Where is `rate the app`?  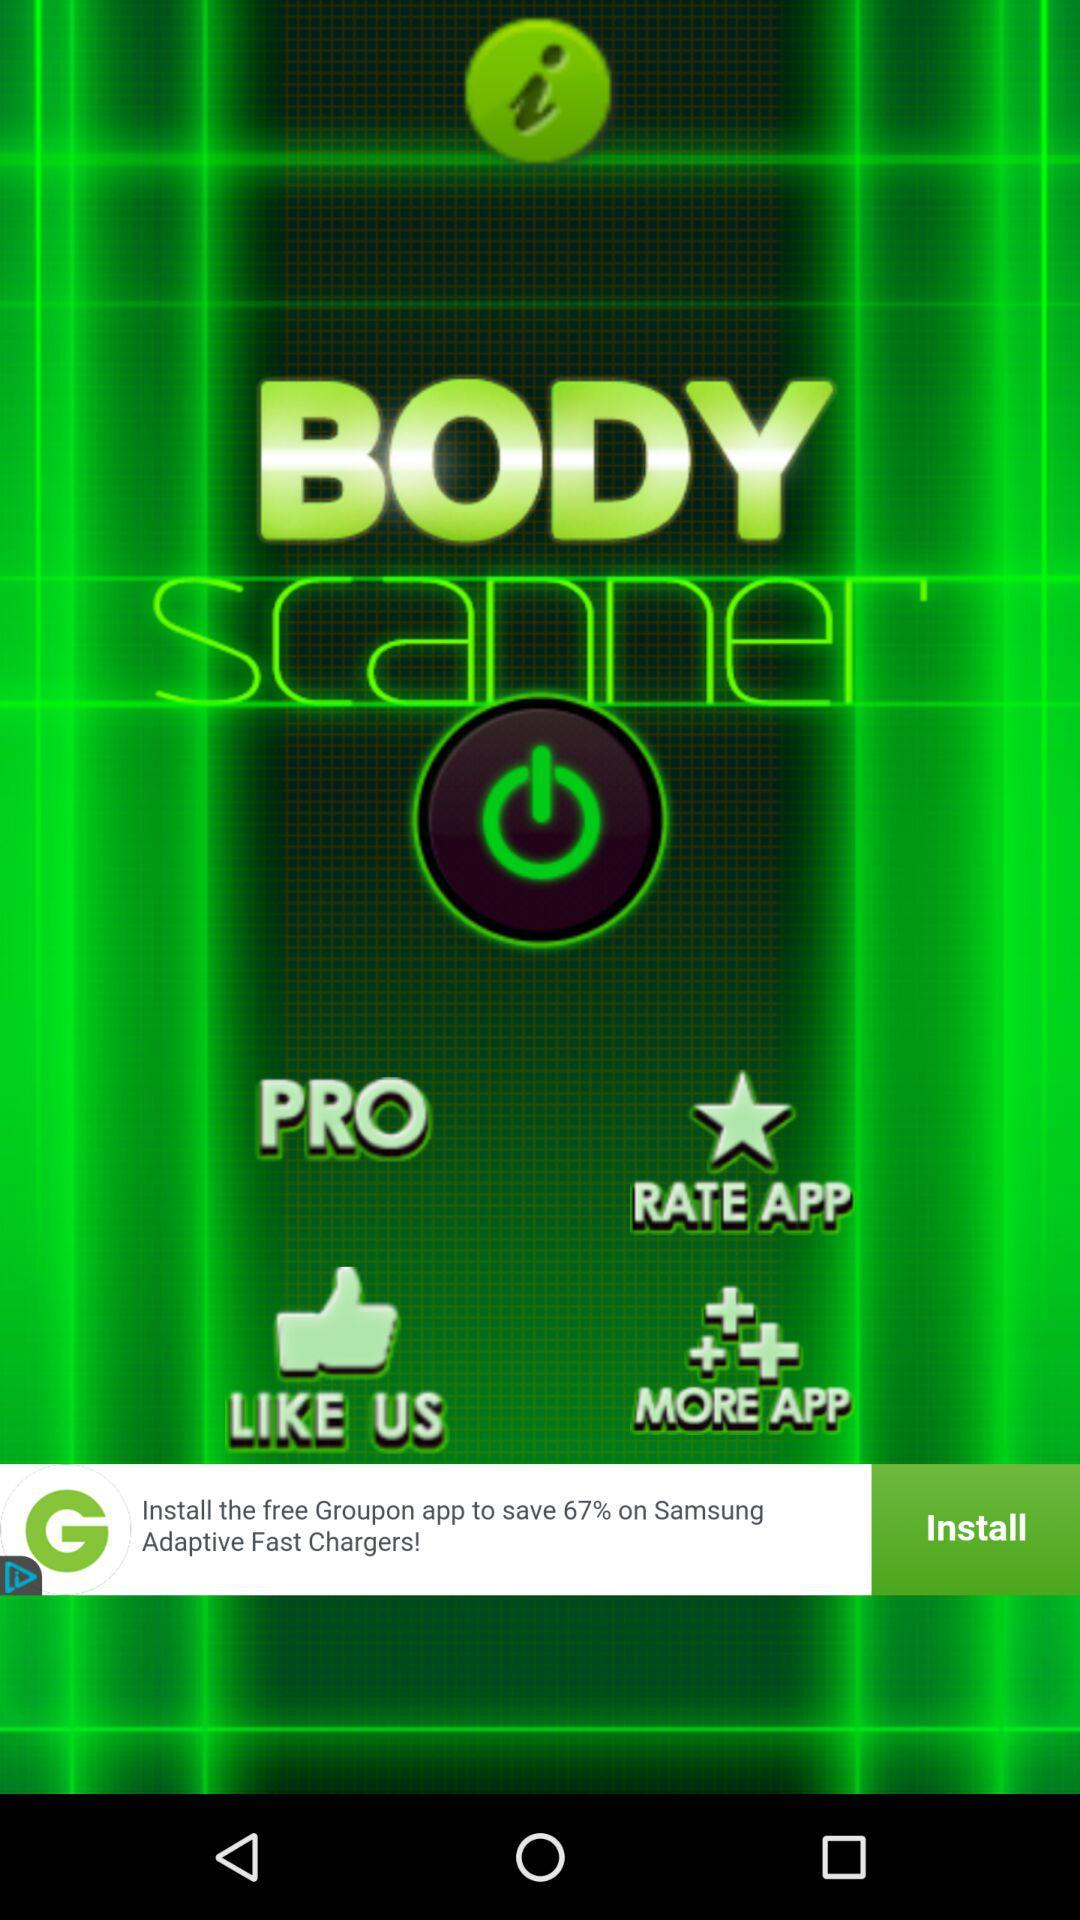
rate the app is located at coordinates (742, 1152).